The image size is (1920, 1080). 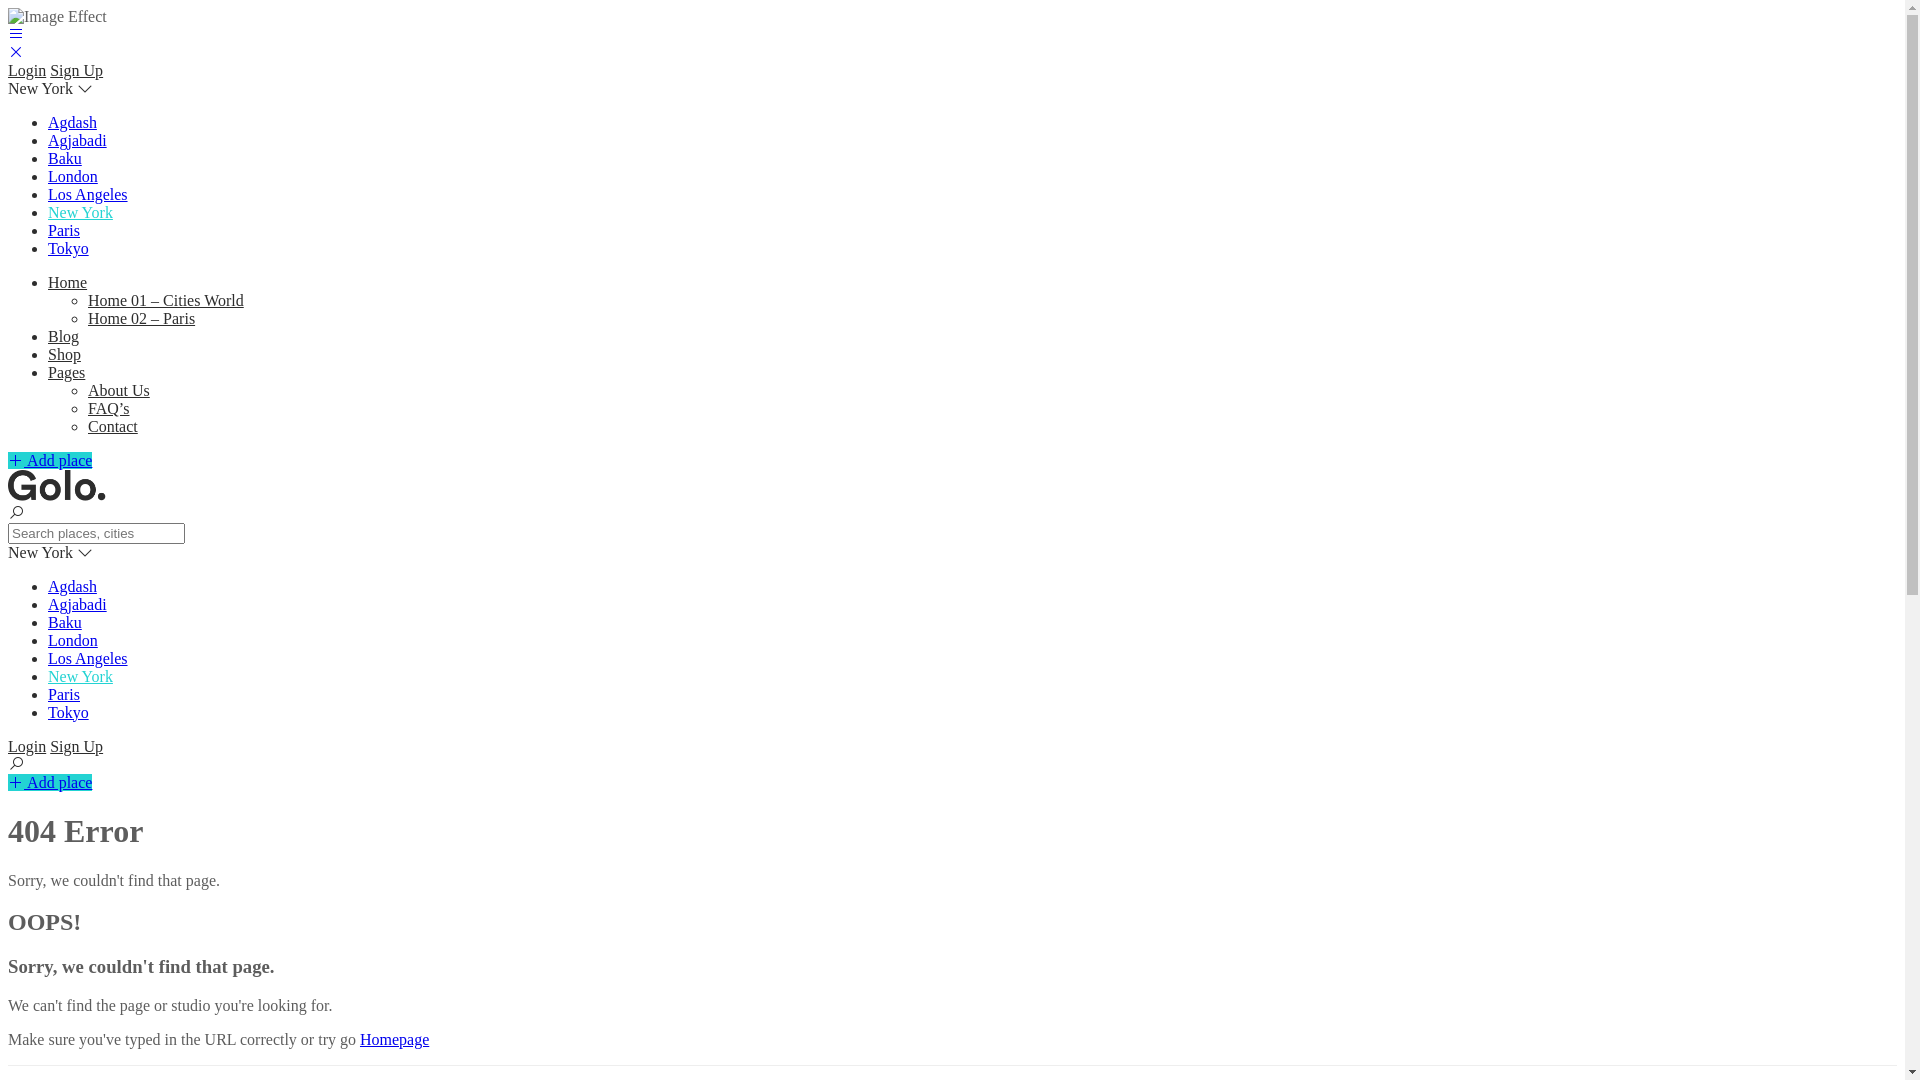 What do you see at coordinates (65, 157) in the screenshot?
I see `'Baku'` at bounding box center [65, 157].